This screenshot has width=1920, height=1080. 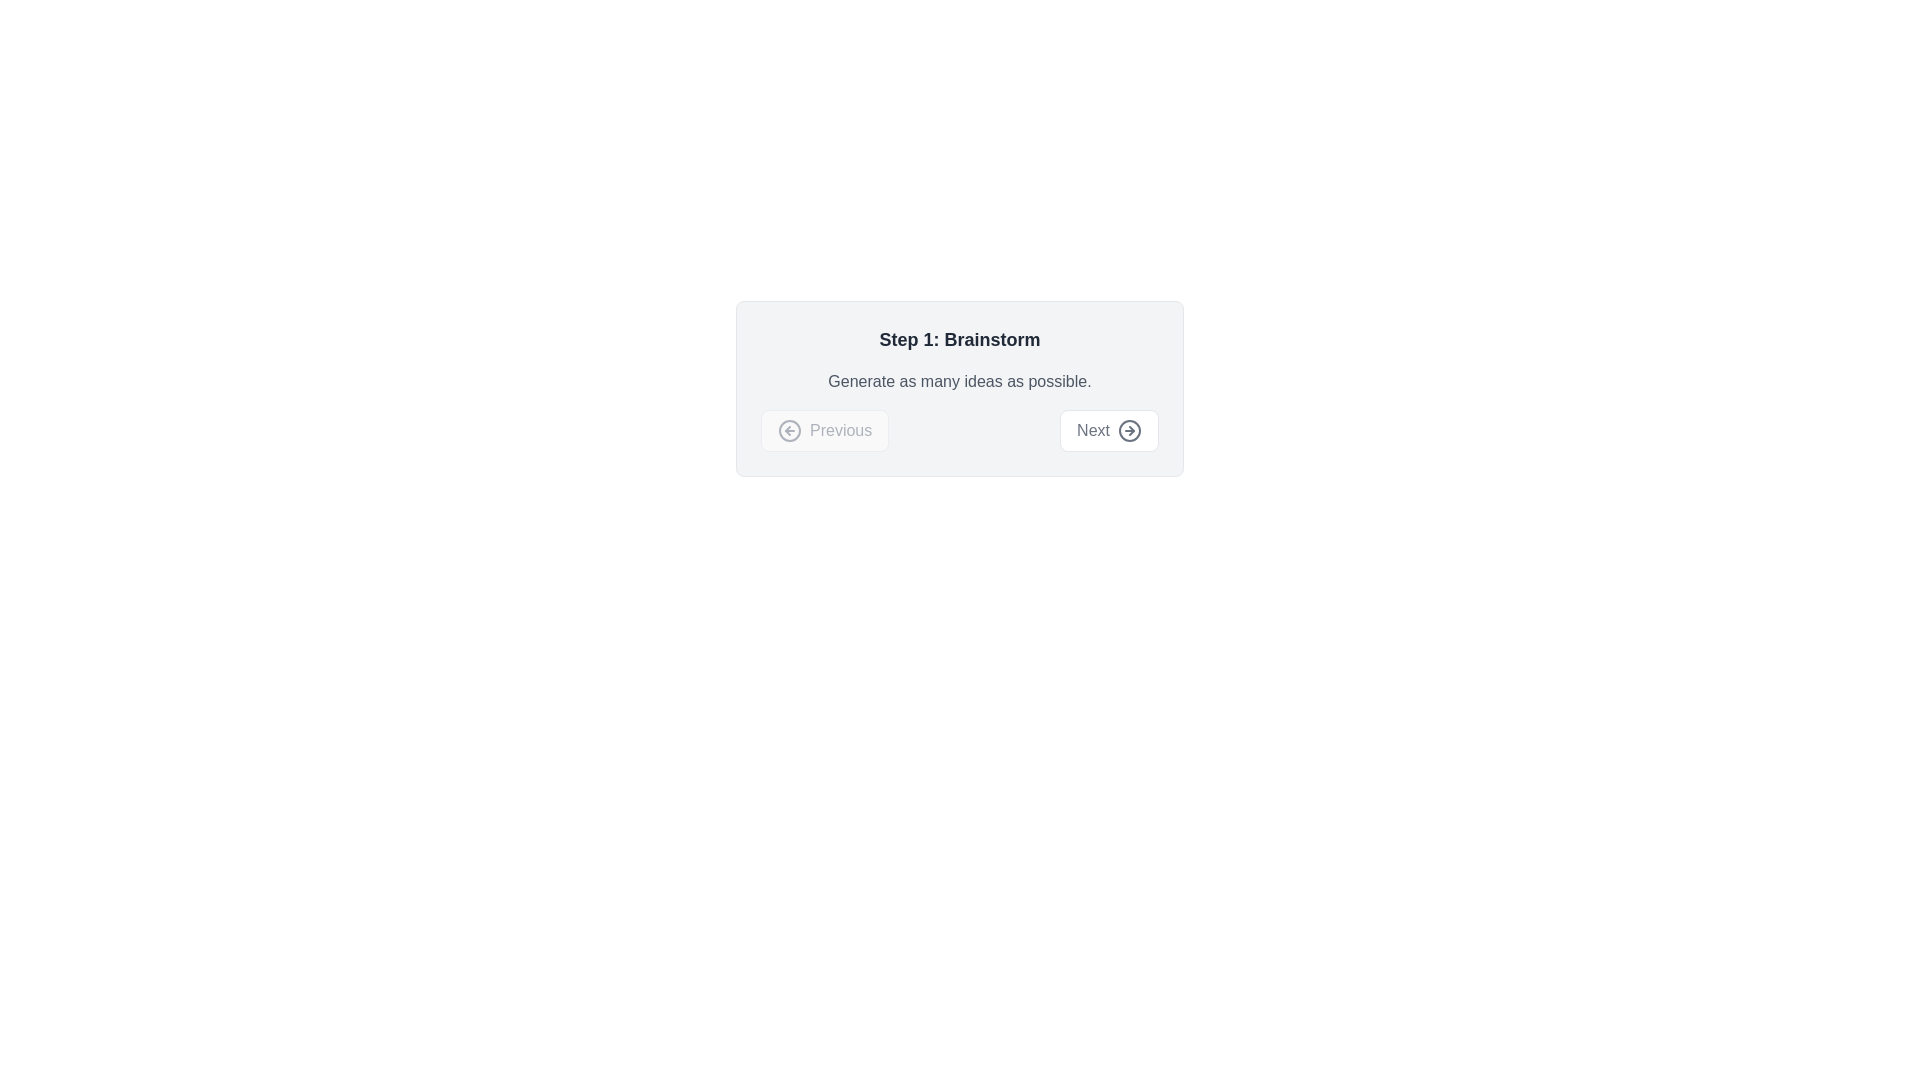 I want to click on the circular outline of the backward arrow icon located at the bottom-left region of the dialog box, adjacent to the 'Next' button, so click(x=789, y=430).